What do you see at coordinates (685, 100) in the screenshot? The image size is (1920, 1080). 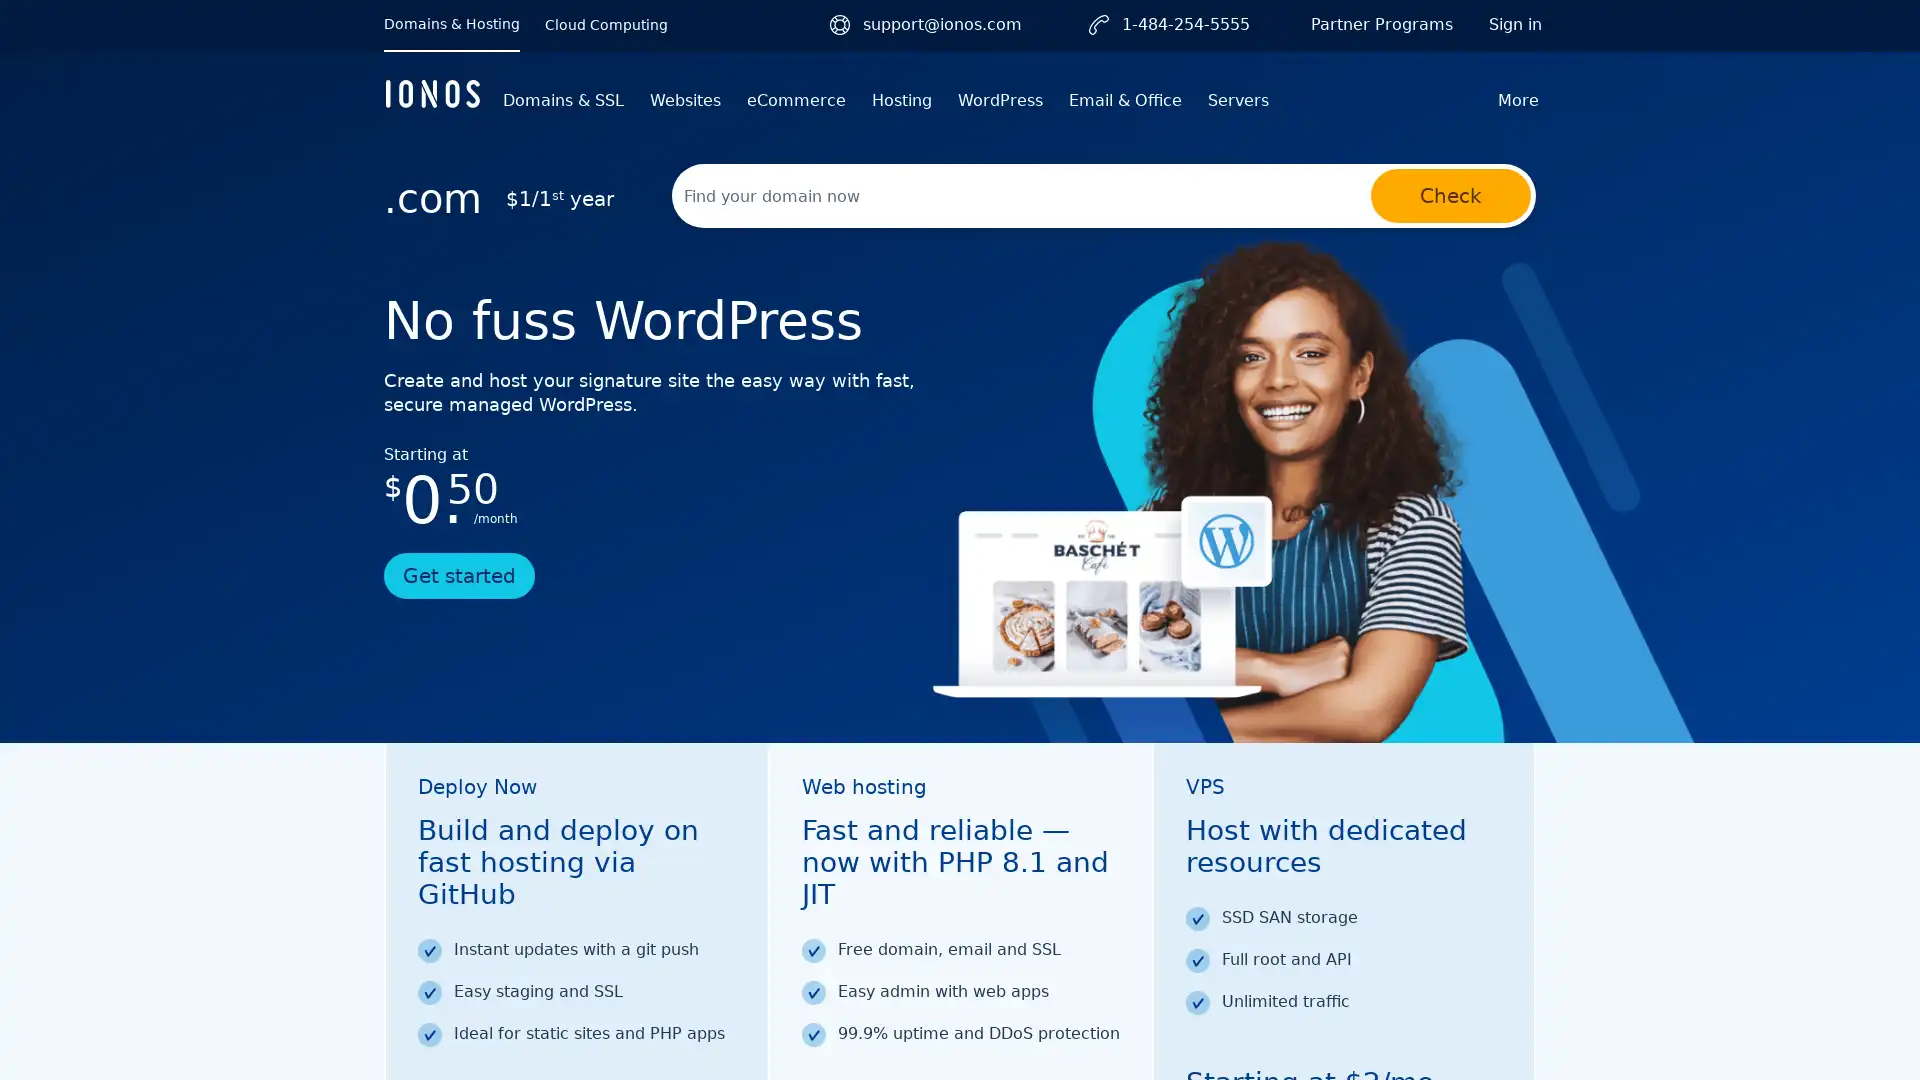 I see `Websites` at bounding box center [685, 100].